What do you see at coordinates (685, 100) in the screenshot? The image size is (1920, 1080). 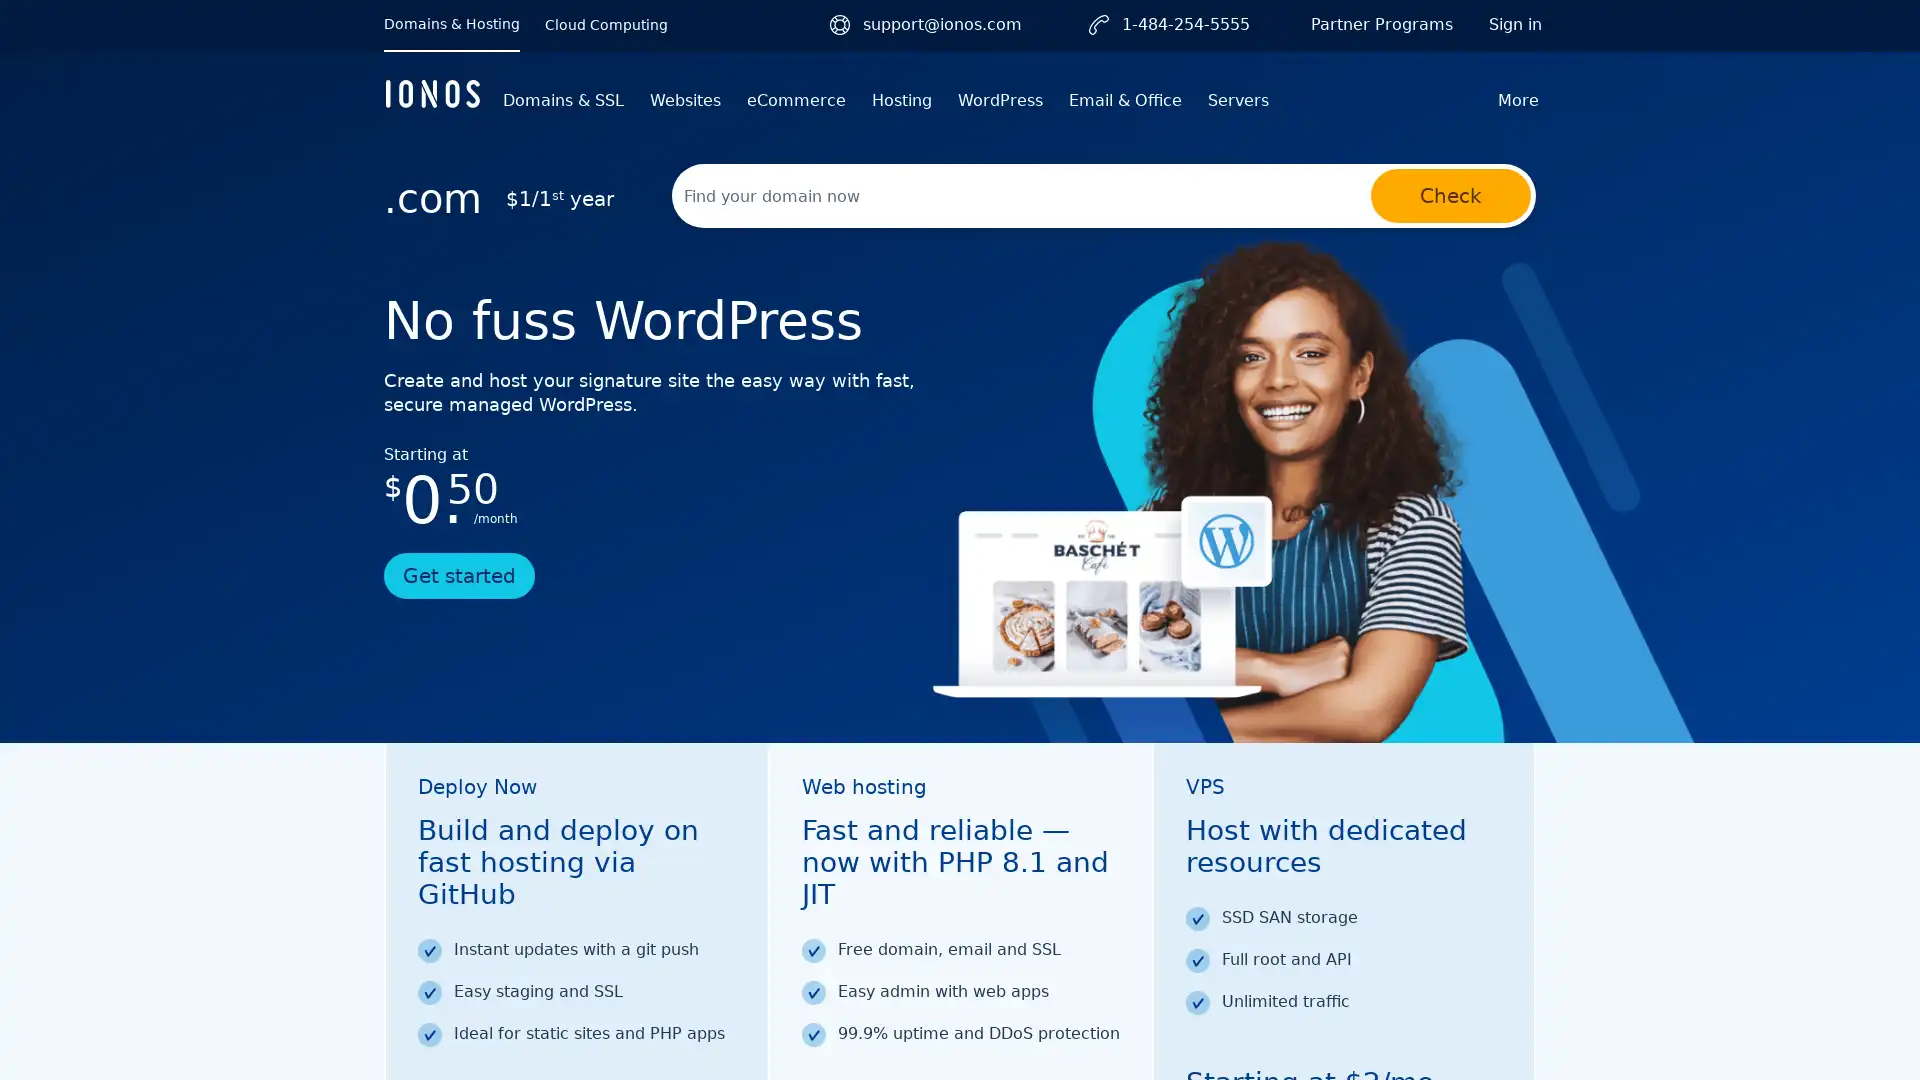 I see `Websites` at bounding box center [685, 100].